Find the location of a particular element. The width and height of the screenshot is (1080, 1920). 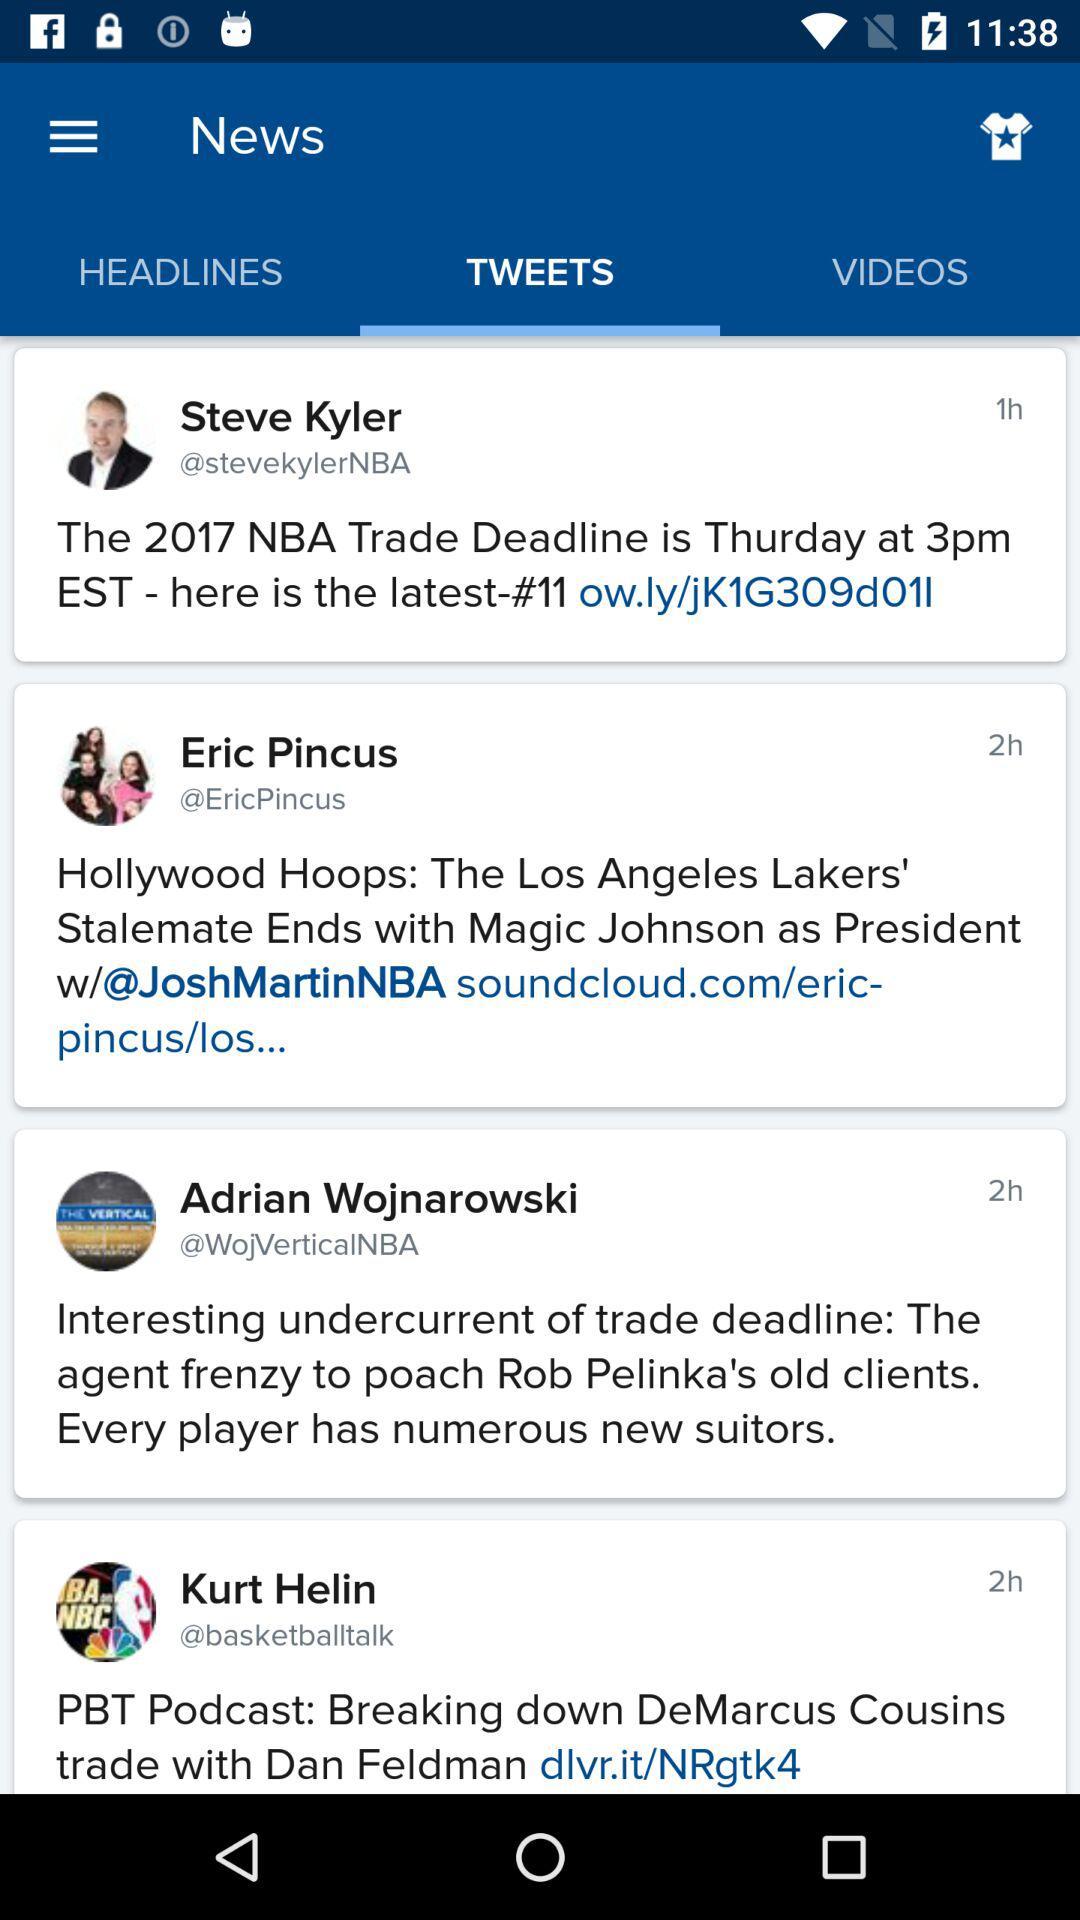

the videos item is located at coordinates (898, 272).